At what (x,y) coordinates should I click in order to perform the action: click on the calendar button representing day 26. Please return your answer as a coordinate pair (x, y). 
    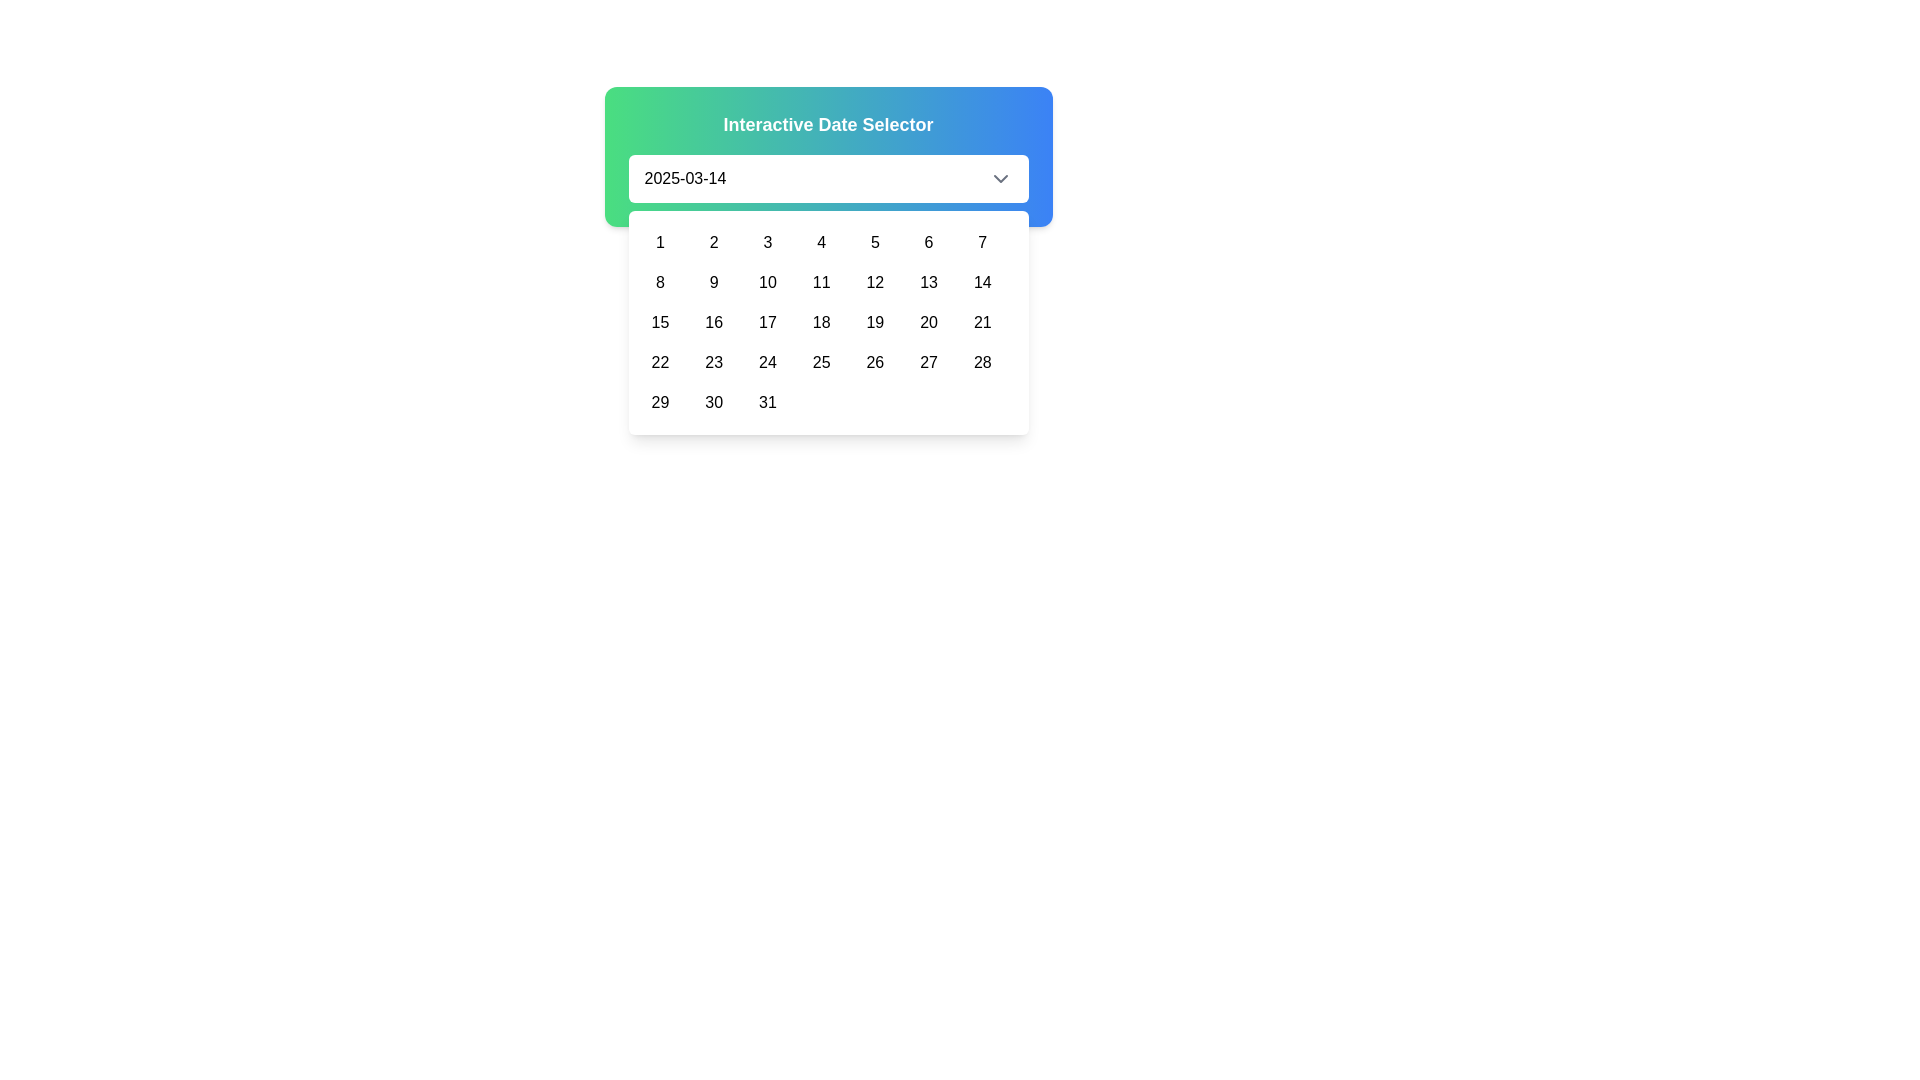
    Looking at the image, I should click on (875, 362).